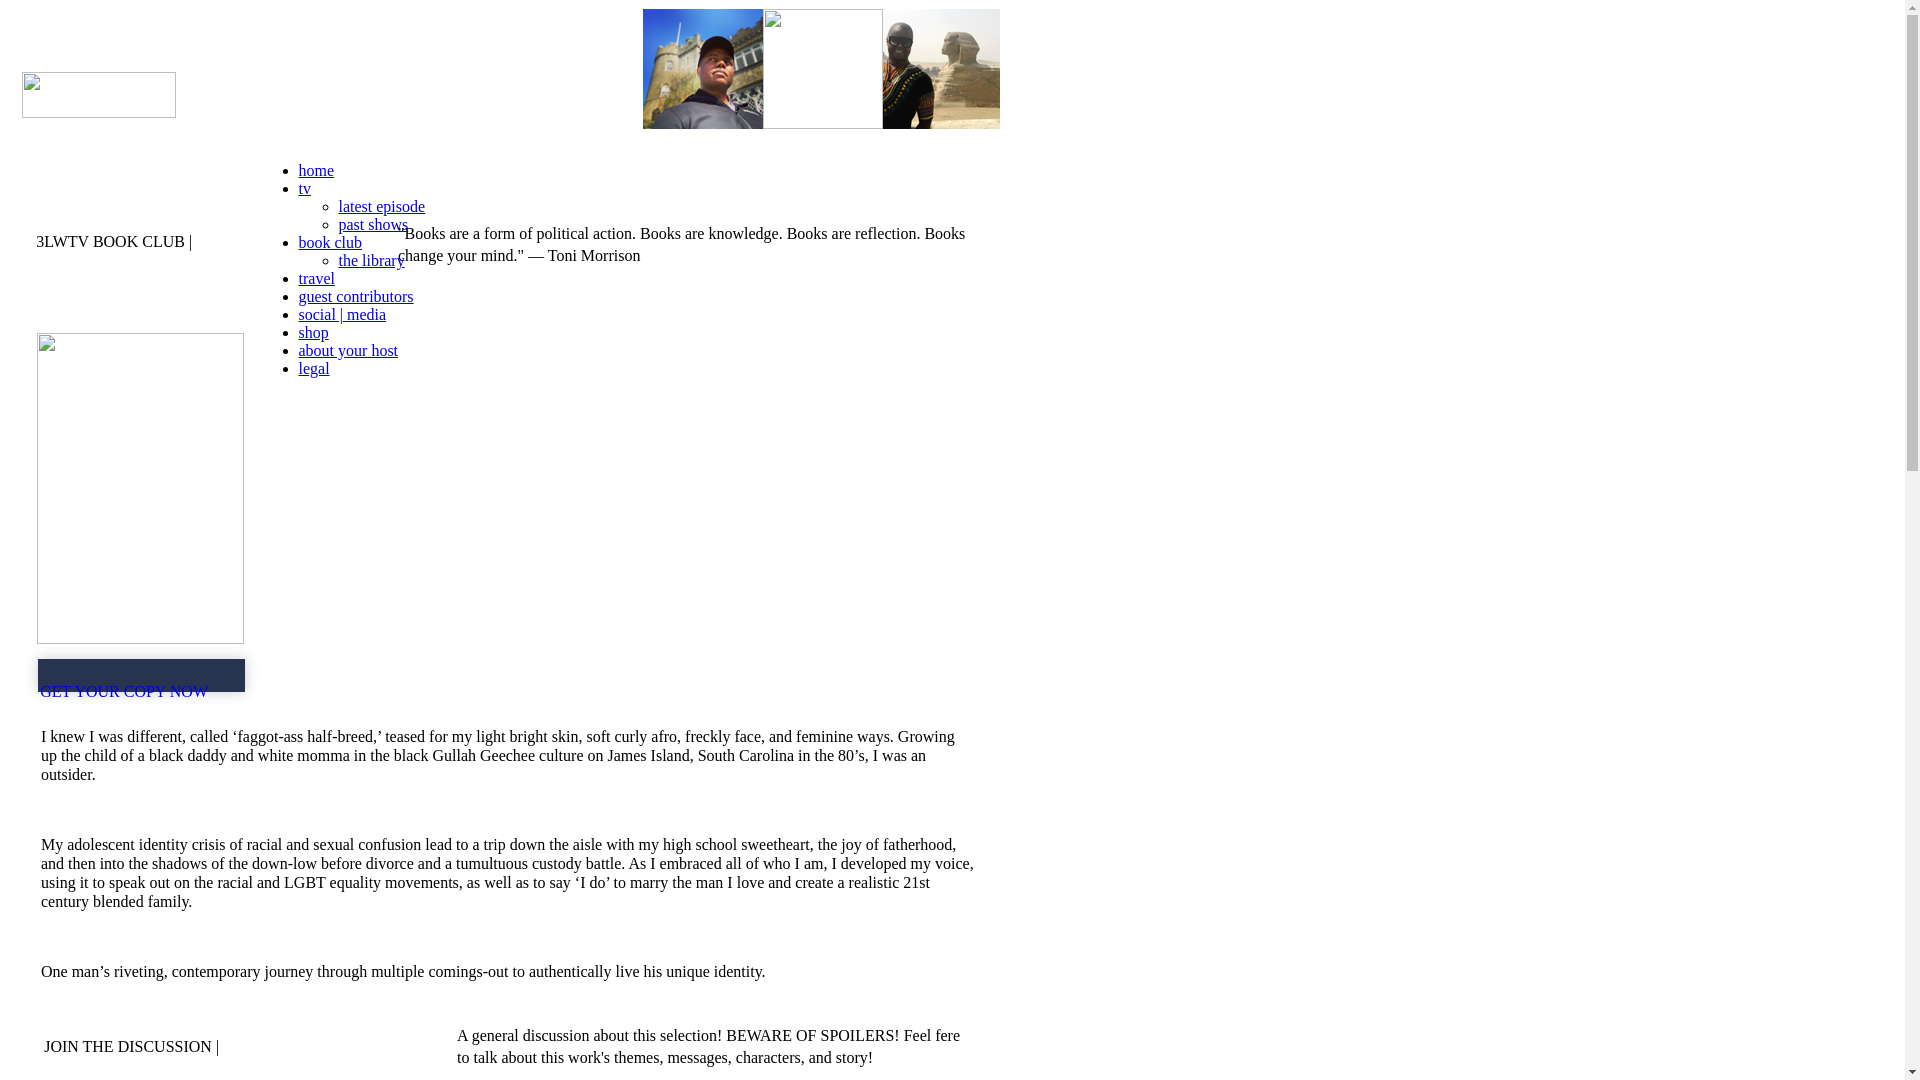  Describe the element at coordinates (296, 188) in the screenshot. I see `'tv'` at that location.